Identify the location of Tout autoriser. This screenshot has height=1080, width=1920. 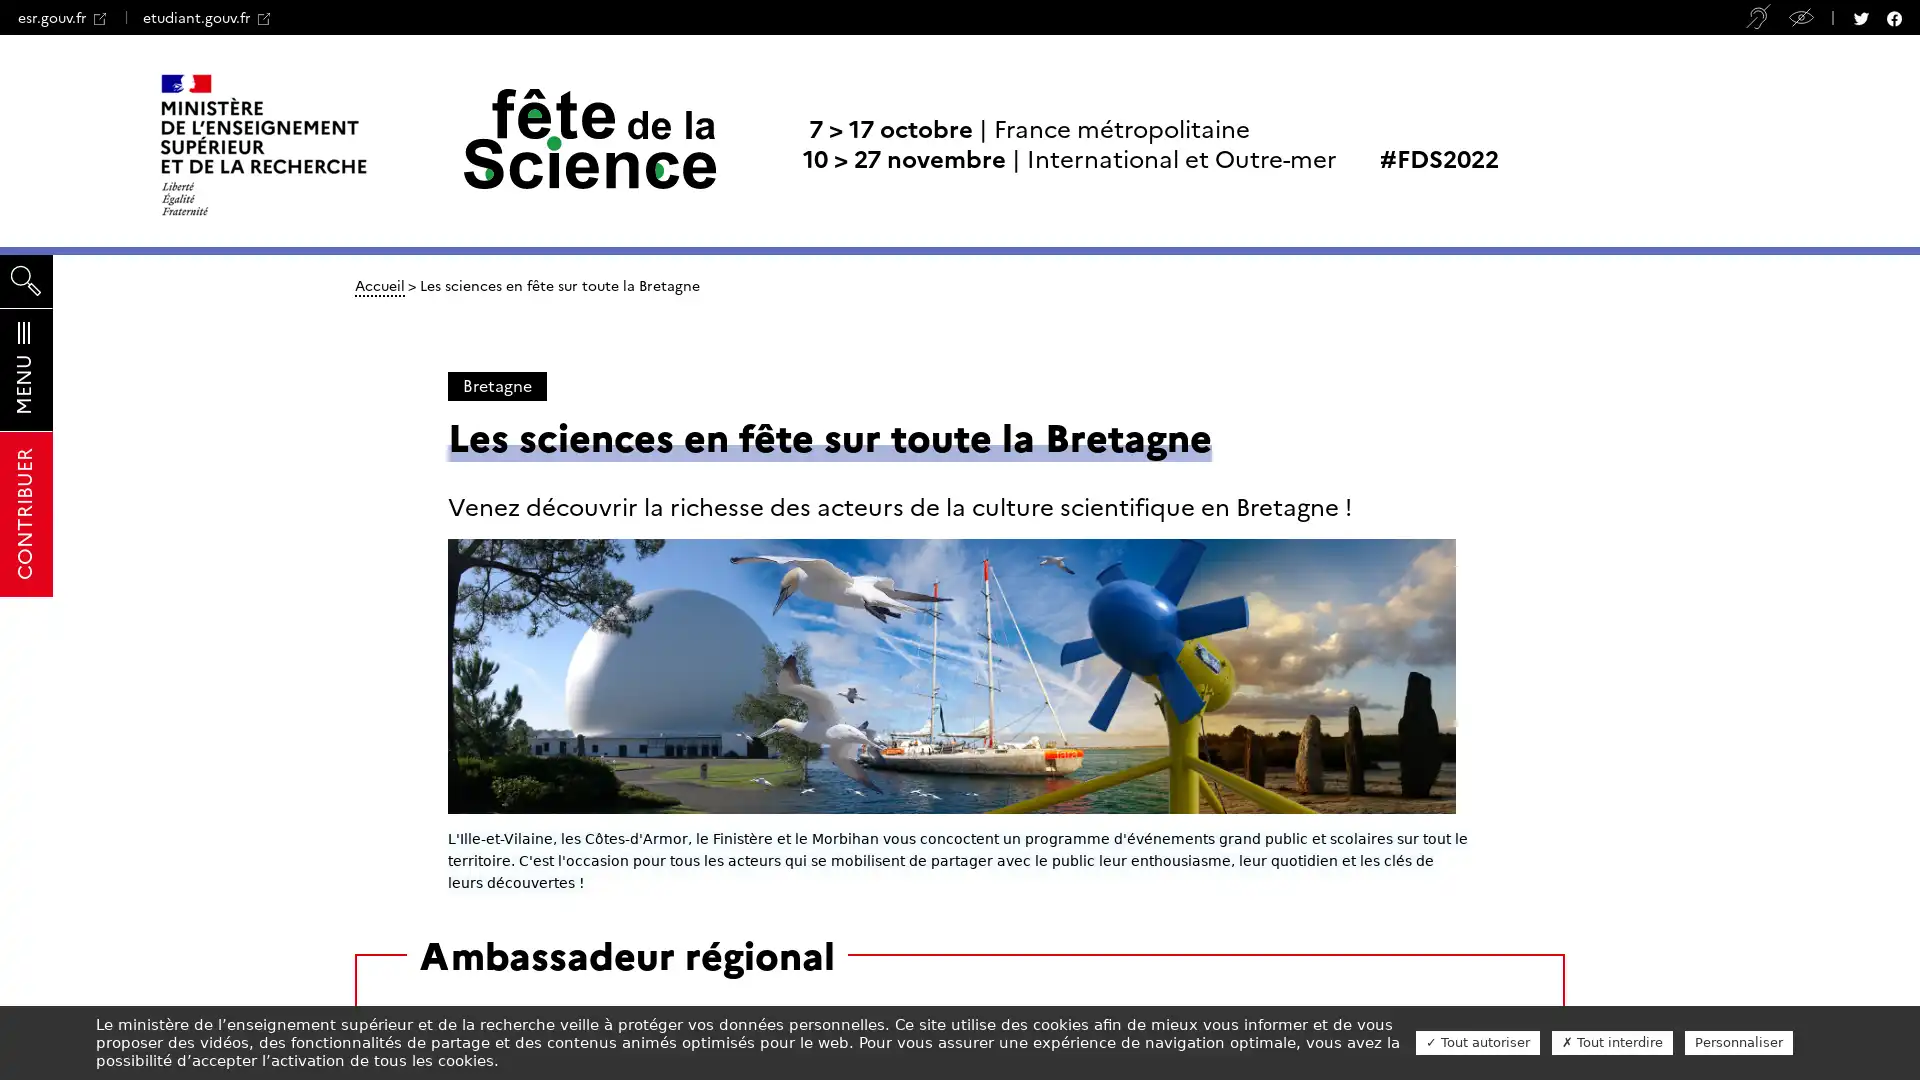
(1478, 1041).